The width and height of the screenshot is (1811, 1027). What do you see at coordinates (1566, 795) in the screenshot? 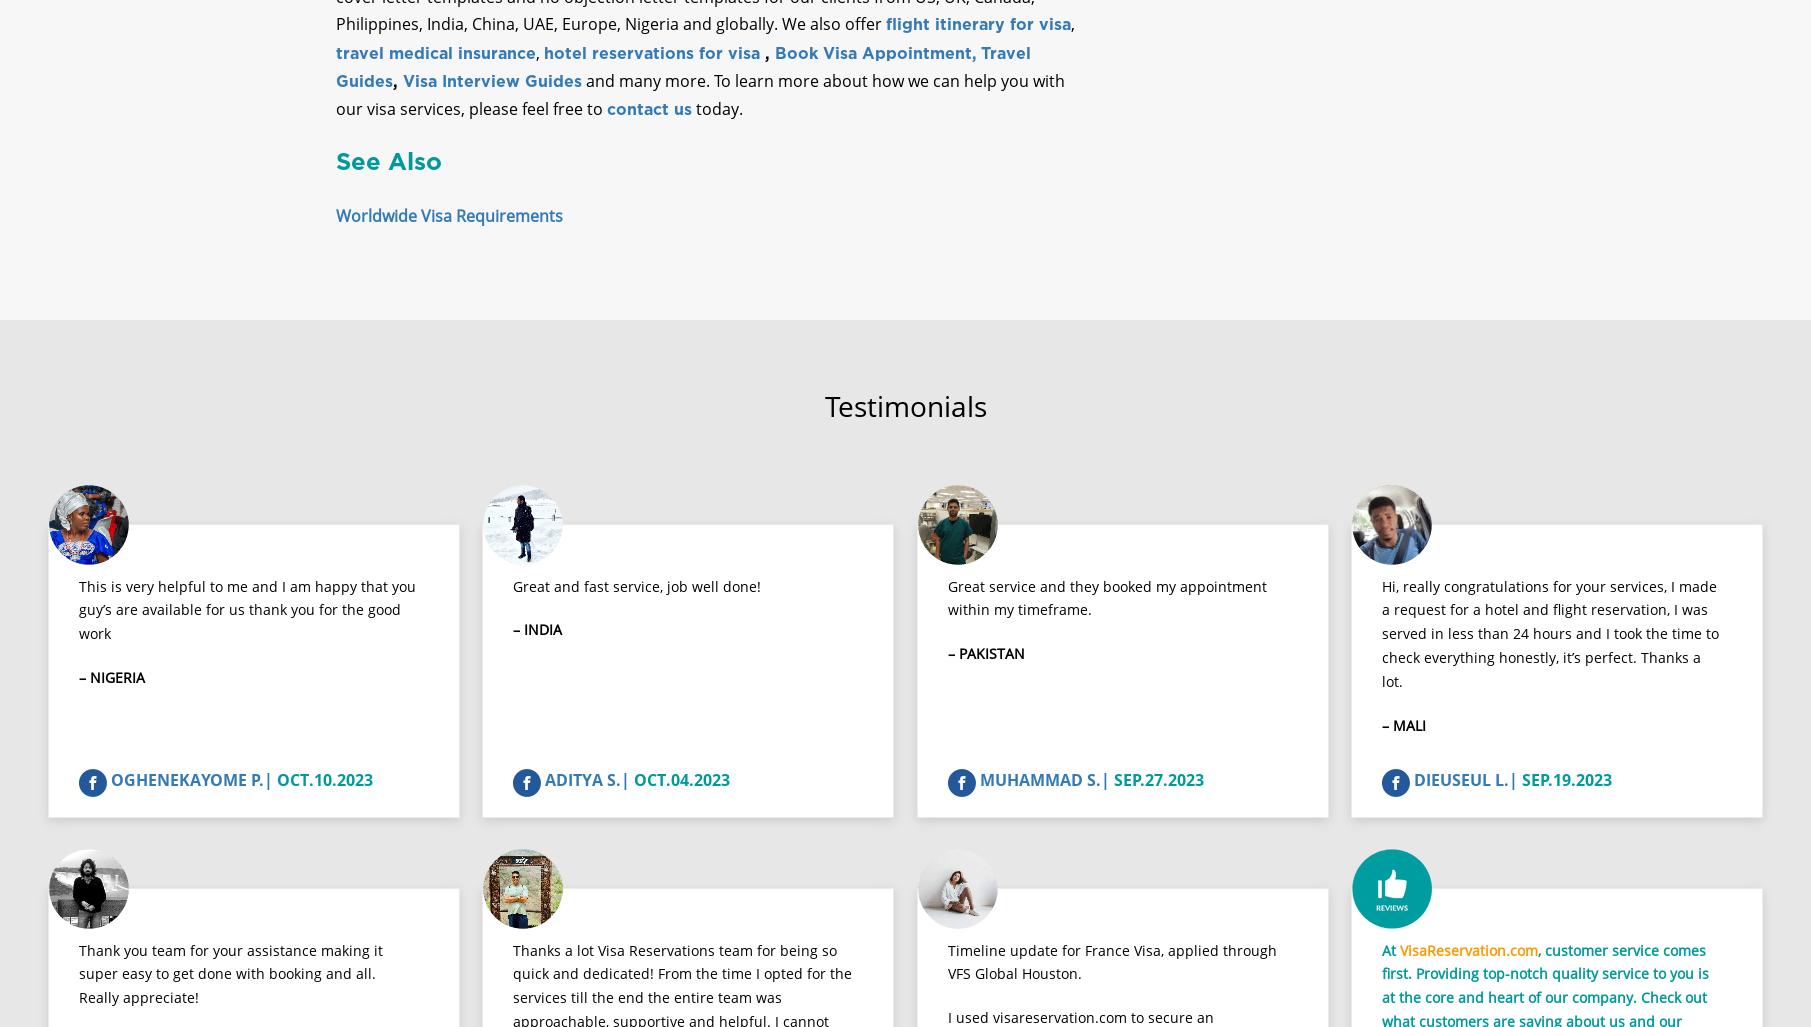
I see `'SEP.19.2023'` at bounding box center [1566, 795].